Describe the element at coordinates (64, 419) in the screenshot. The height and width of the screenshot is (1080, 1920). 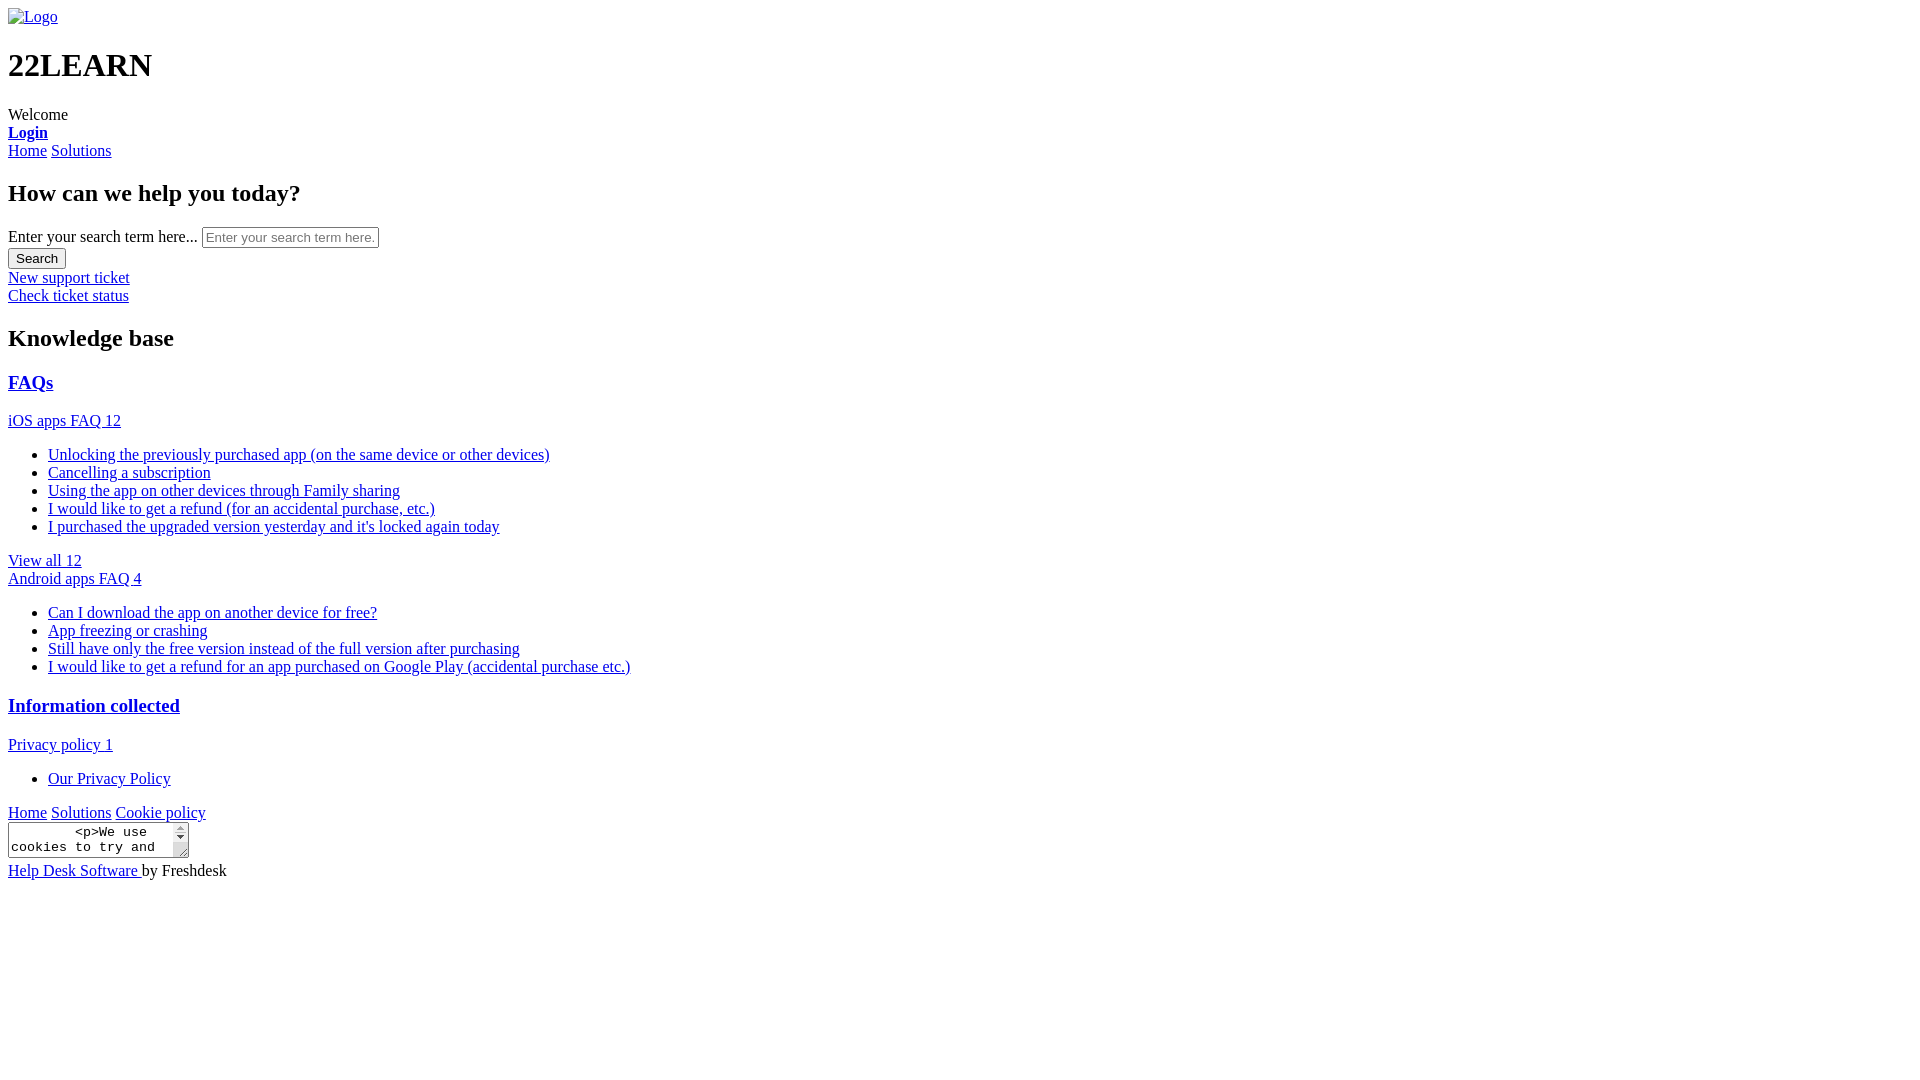
I see `'iOS apps FAQ 12'` at that location.